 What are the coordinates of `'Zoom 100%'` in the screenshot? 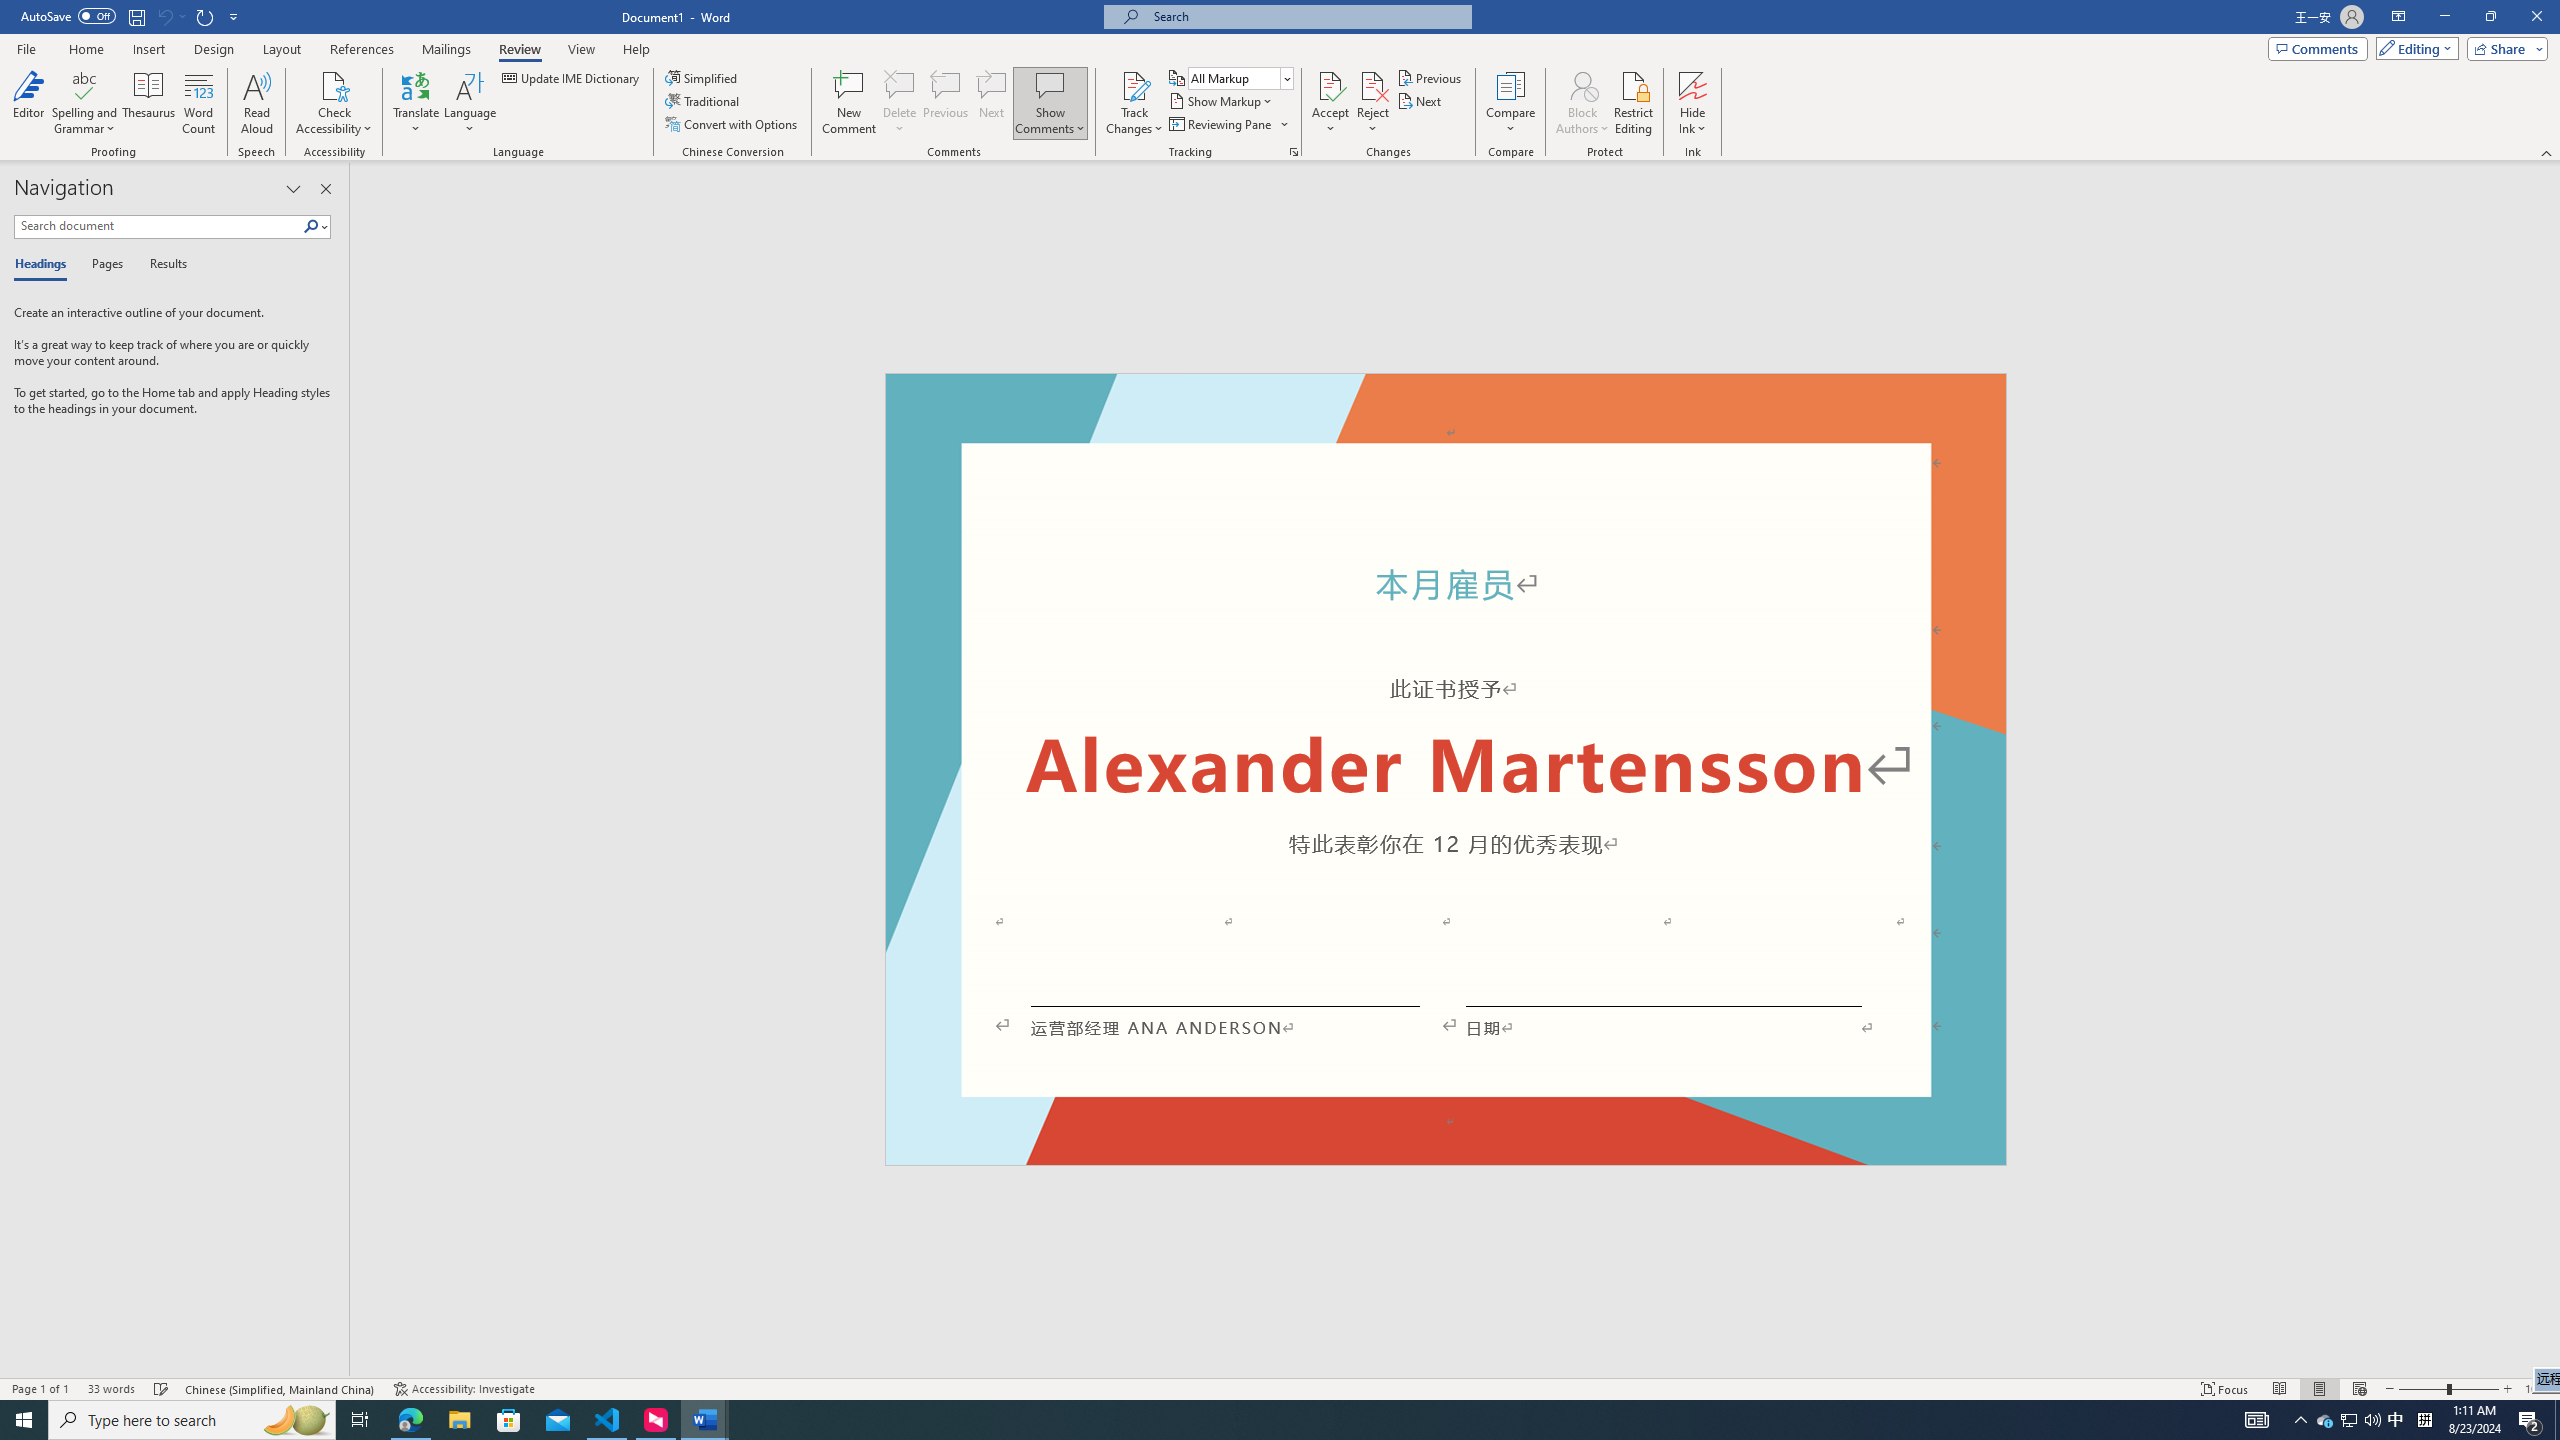 It's located at (2537, 1389).